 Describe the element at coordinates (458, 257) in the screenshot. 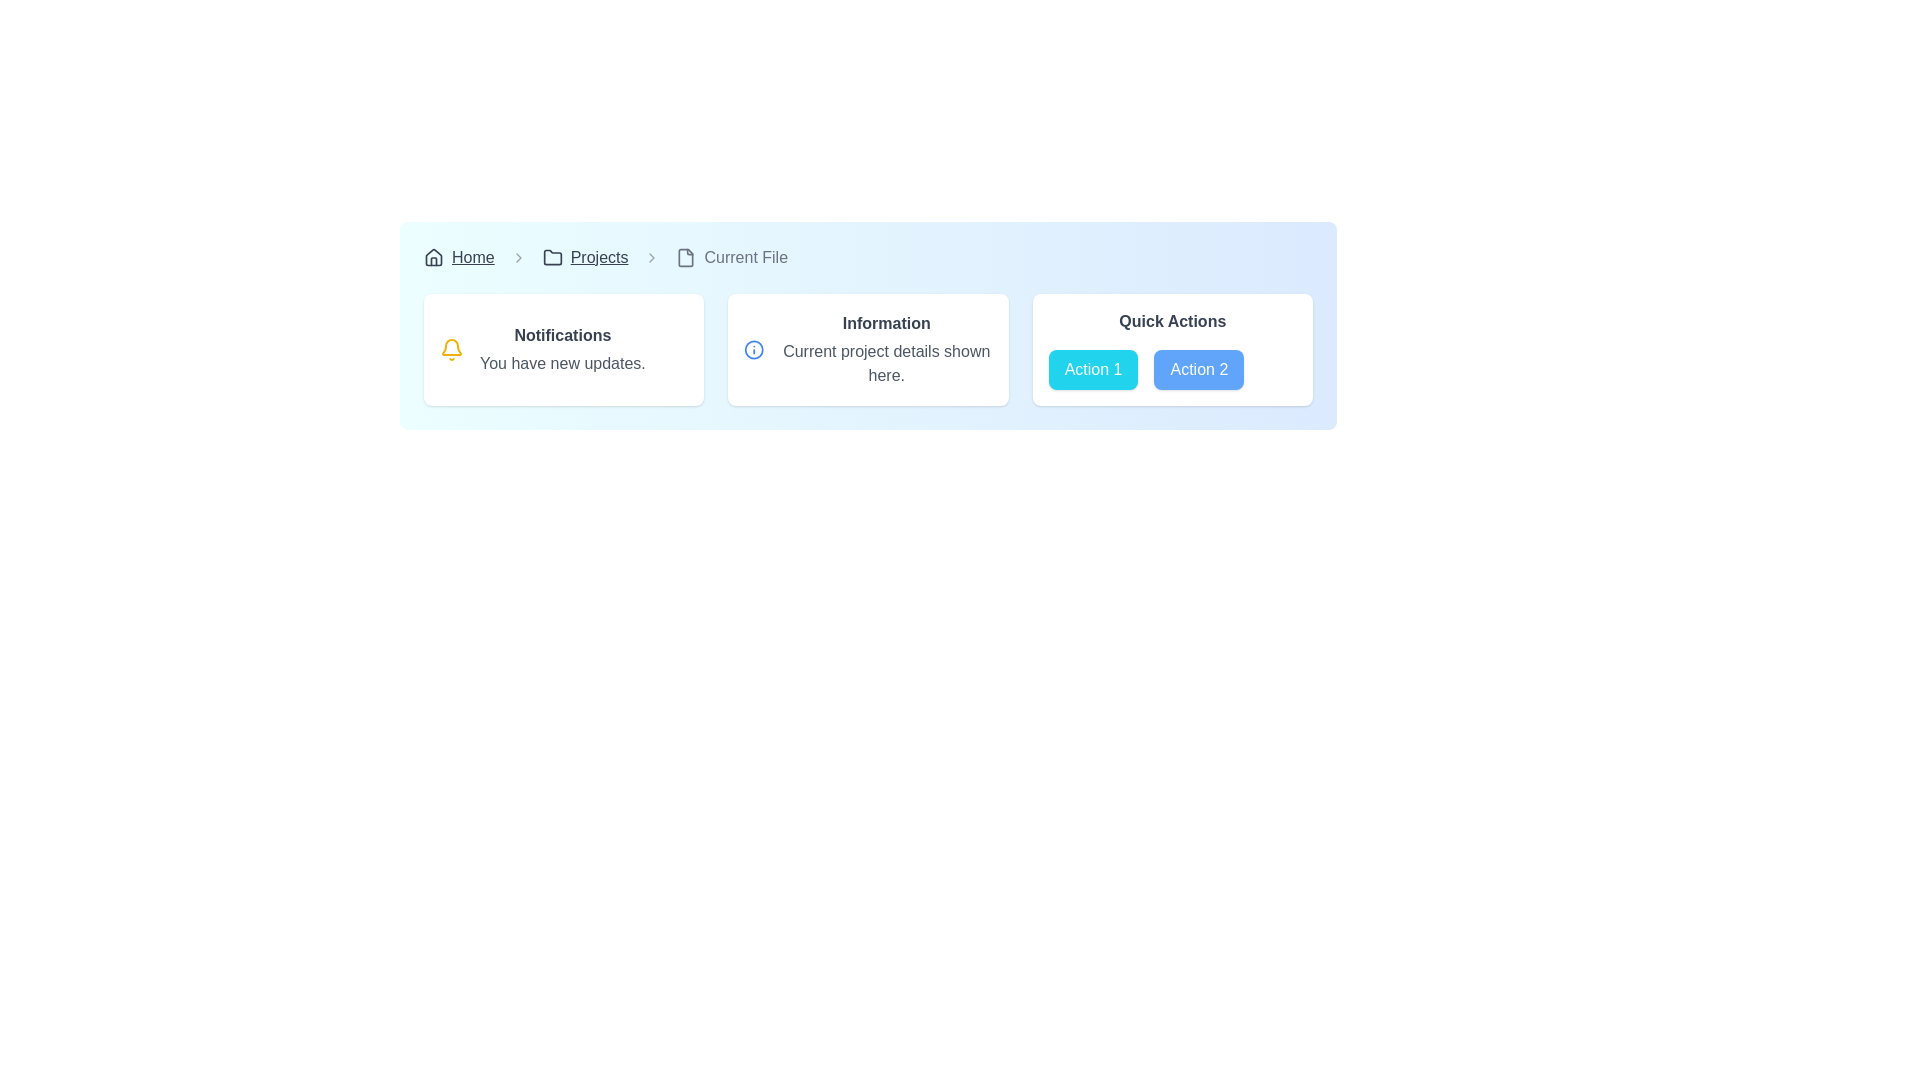

I see `the 'Home' interactive text link in the breadcrumb navigation bar` at that location.